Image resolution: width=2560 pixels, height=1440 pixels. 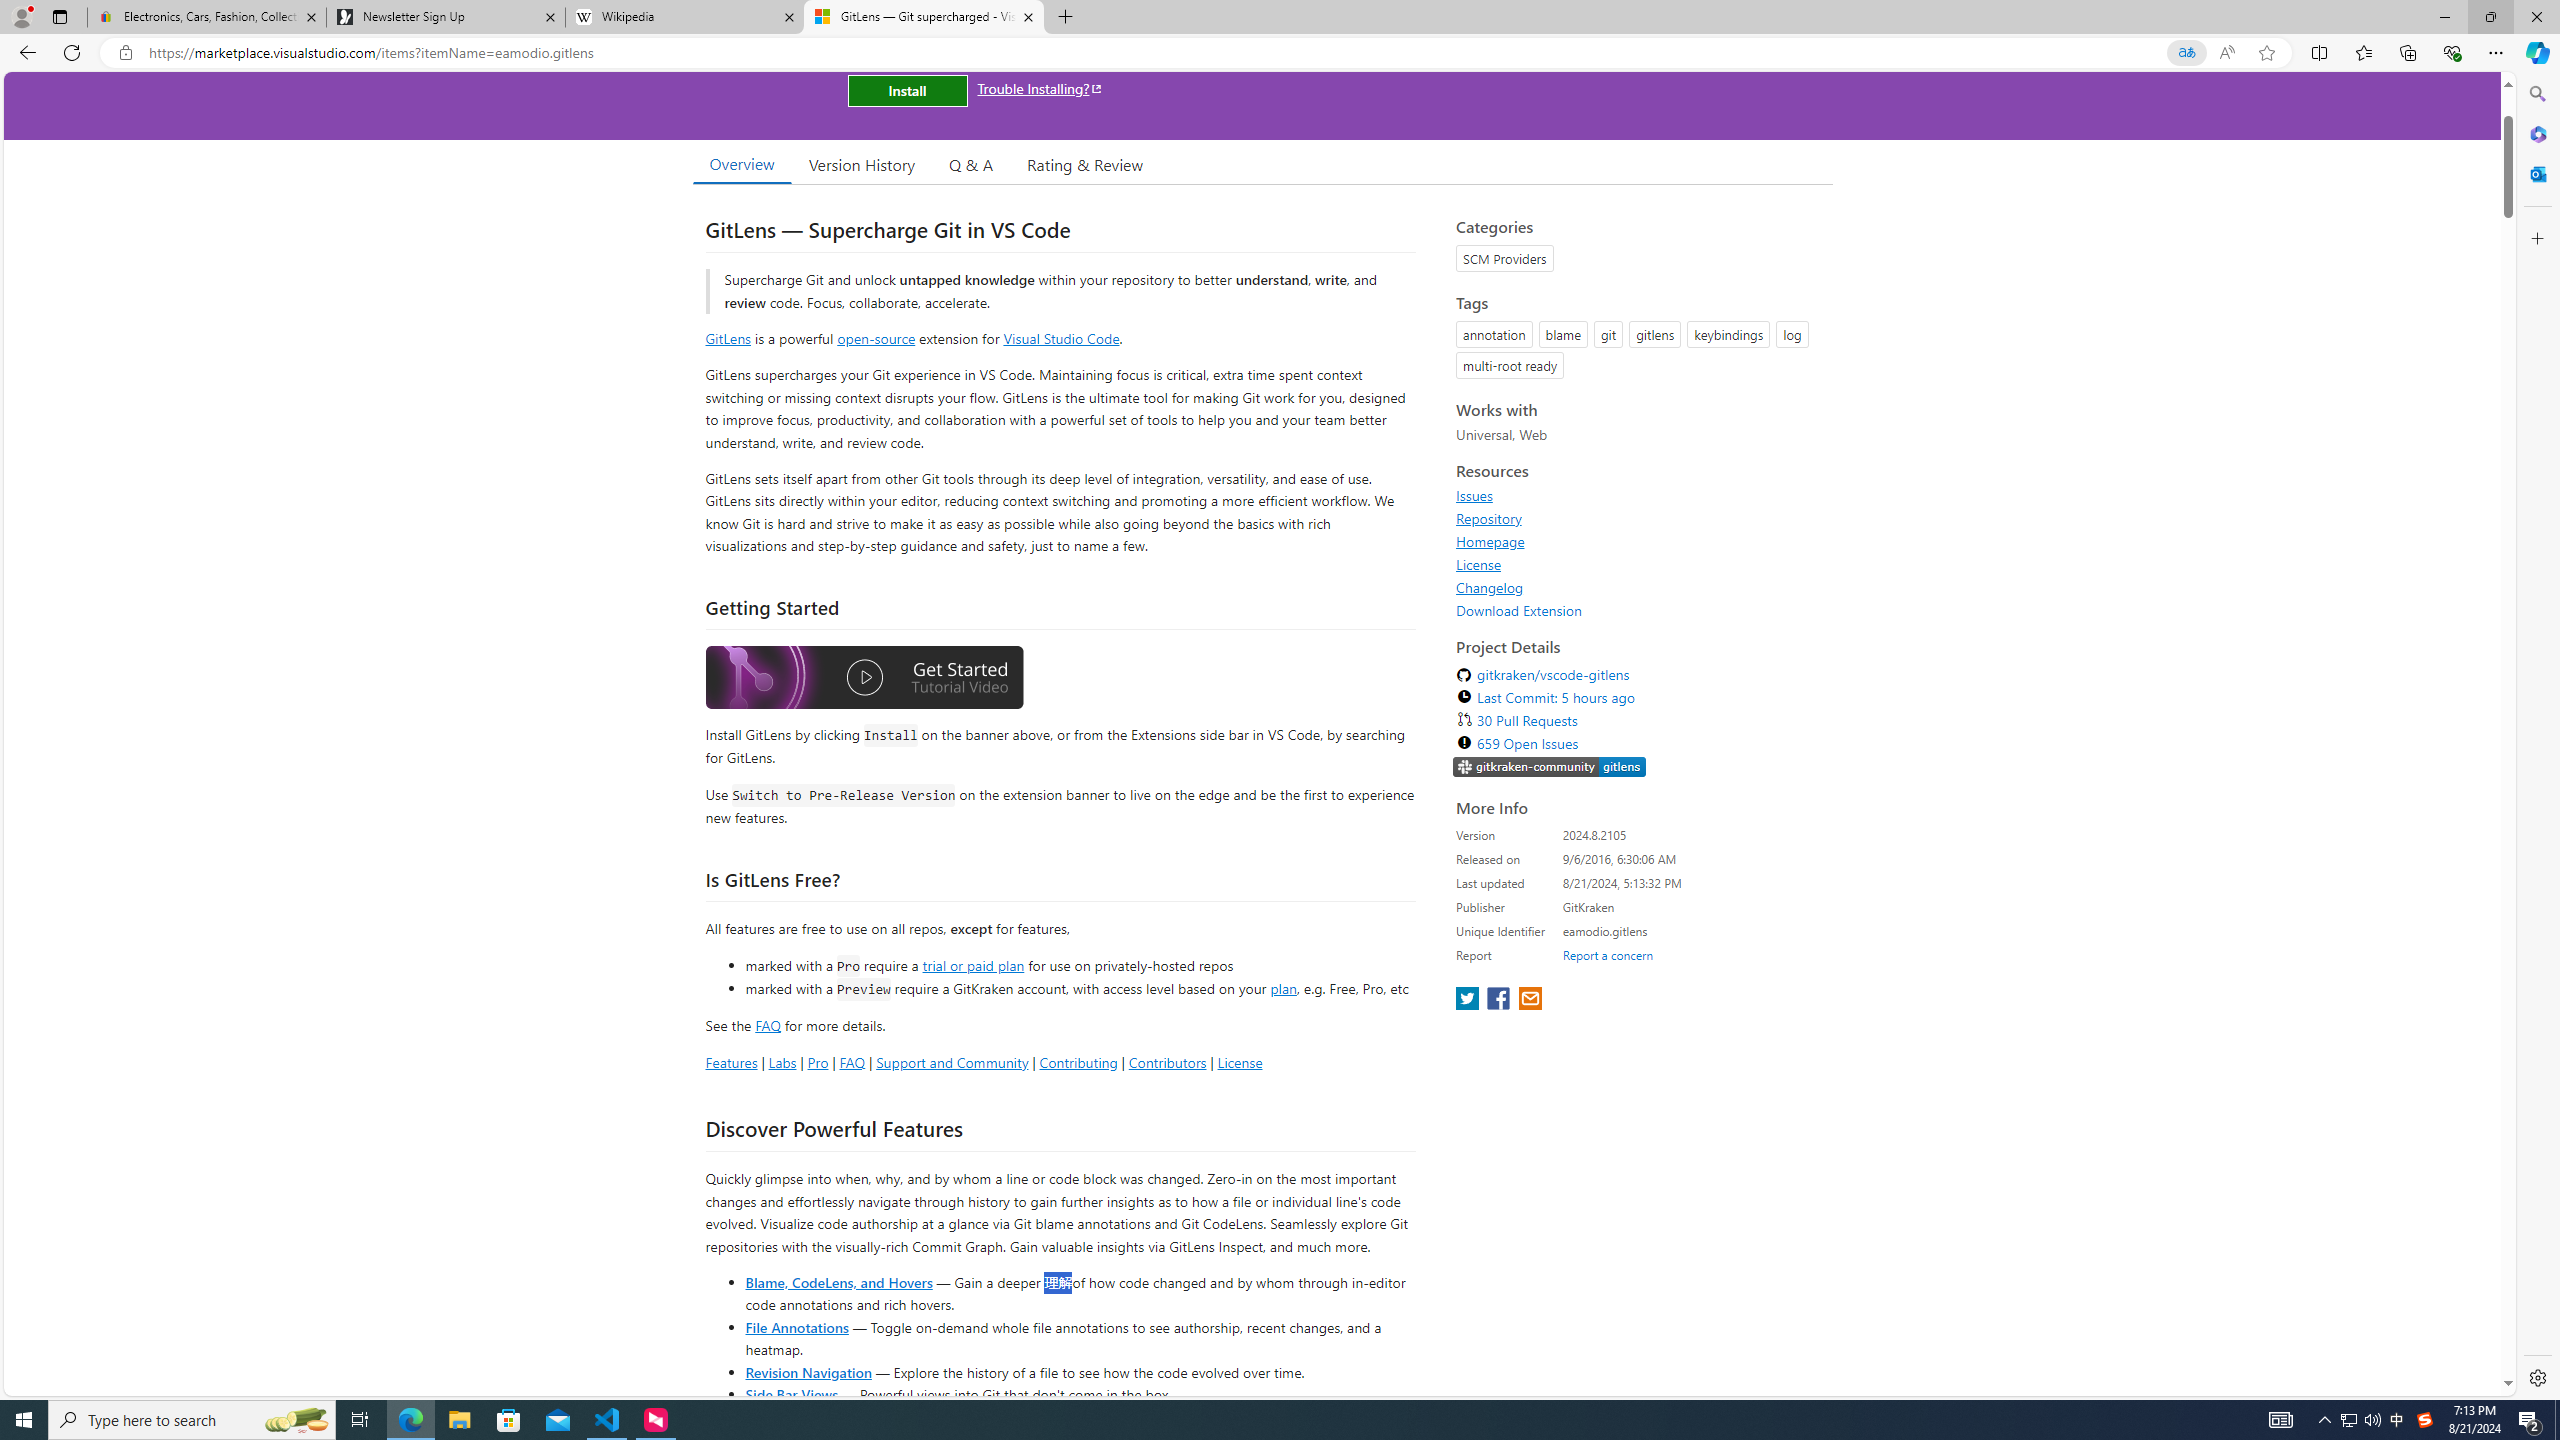 What do you see at coordinates (782, 1061) in the screenshot?
I see `'Labs'` at bounding box center [782, 1061].